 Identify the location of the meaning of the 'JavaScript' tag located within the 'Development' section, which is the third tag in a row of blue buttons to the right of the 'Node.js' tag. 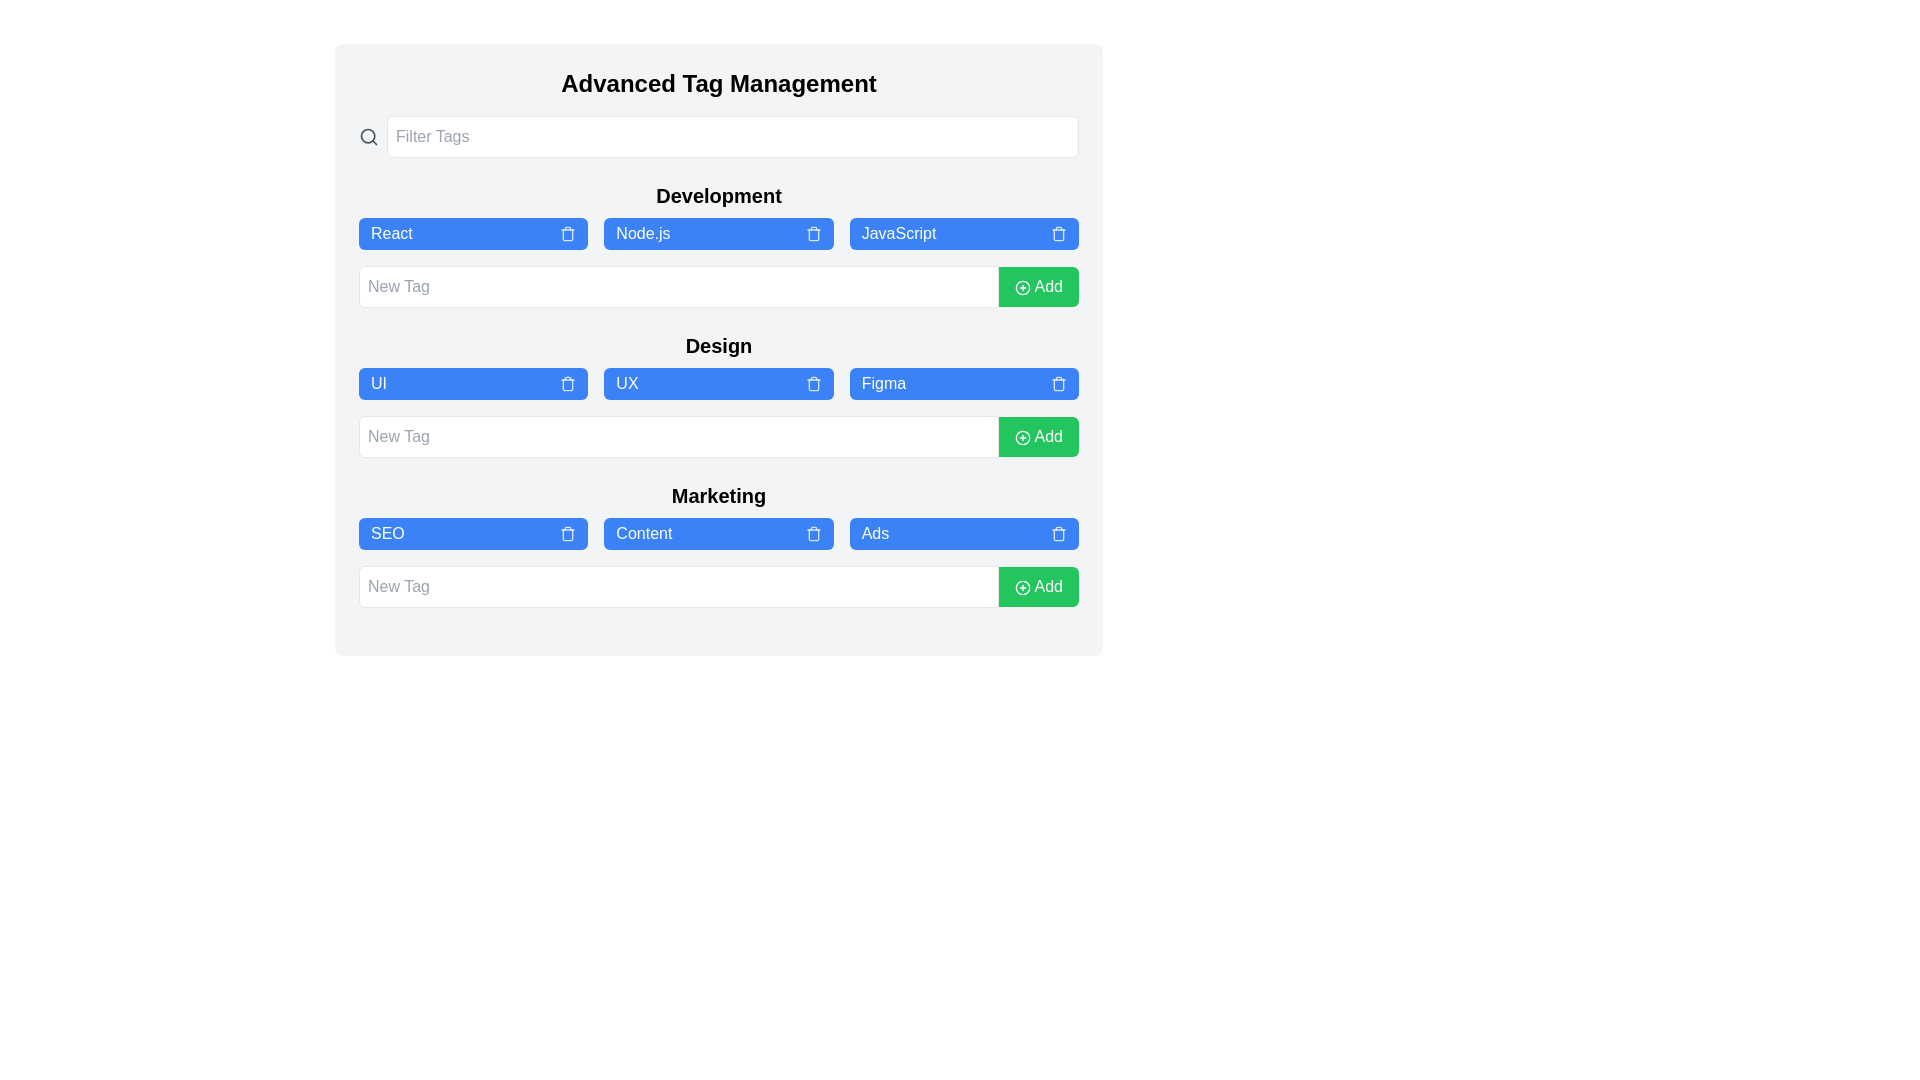
(897, 233).